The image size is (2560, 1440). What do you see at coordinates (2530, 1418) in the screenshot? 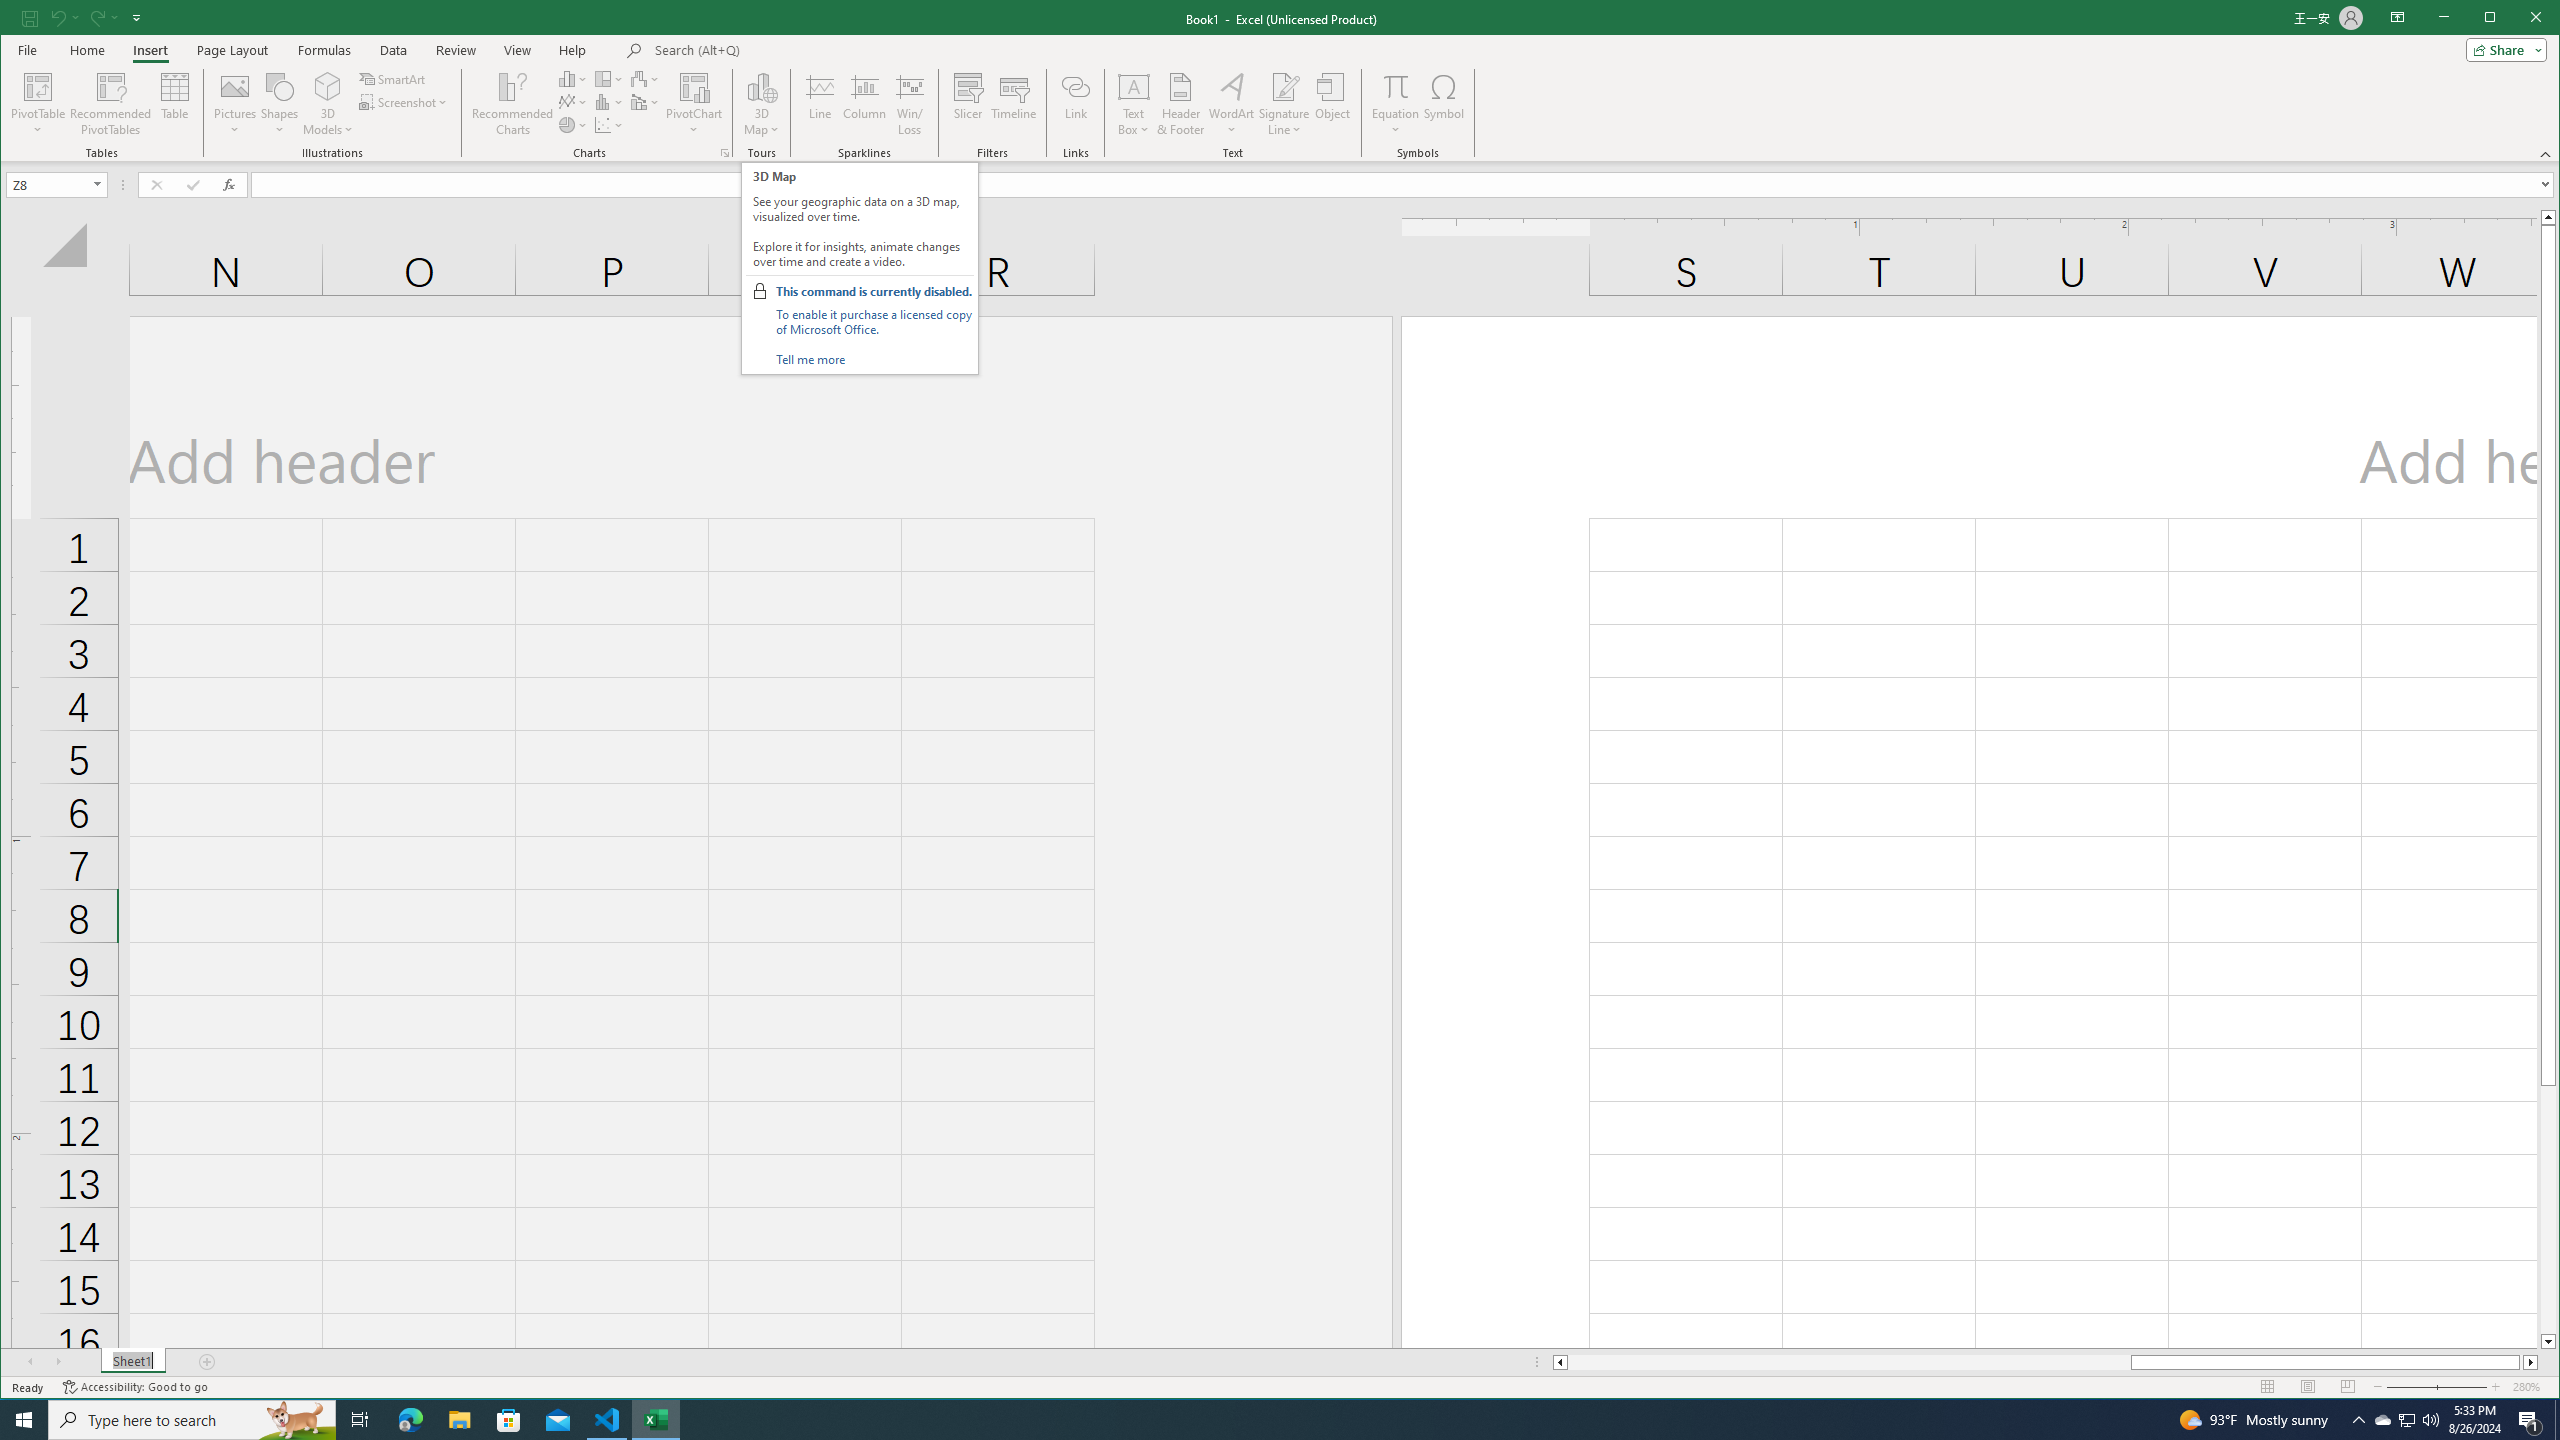
I see `'Action Center, 1 new notification'` at bounding box center [2530, 1418].